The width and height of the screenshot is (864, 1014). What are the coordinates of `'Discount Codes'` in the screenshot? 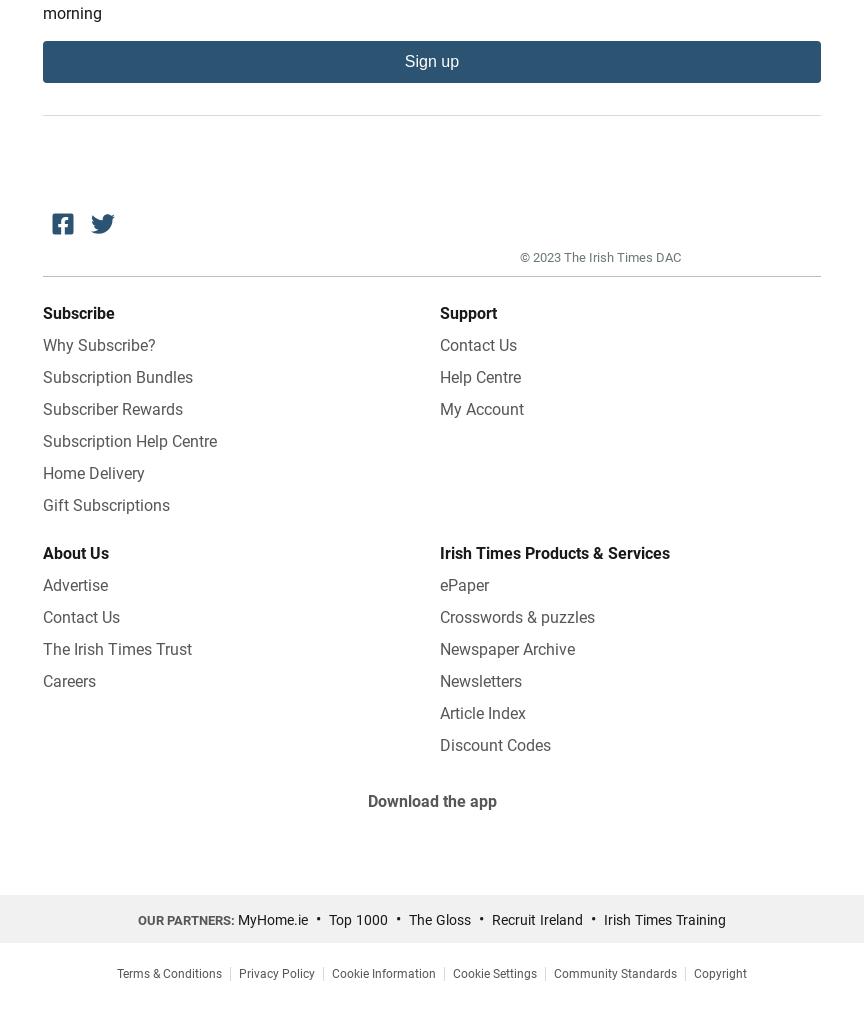 It's located at (495, 743).